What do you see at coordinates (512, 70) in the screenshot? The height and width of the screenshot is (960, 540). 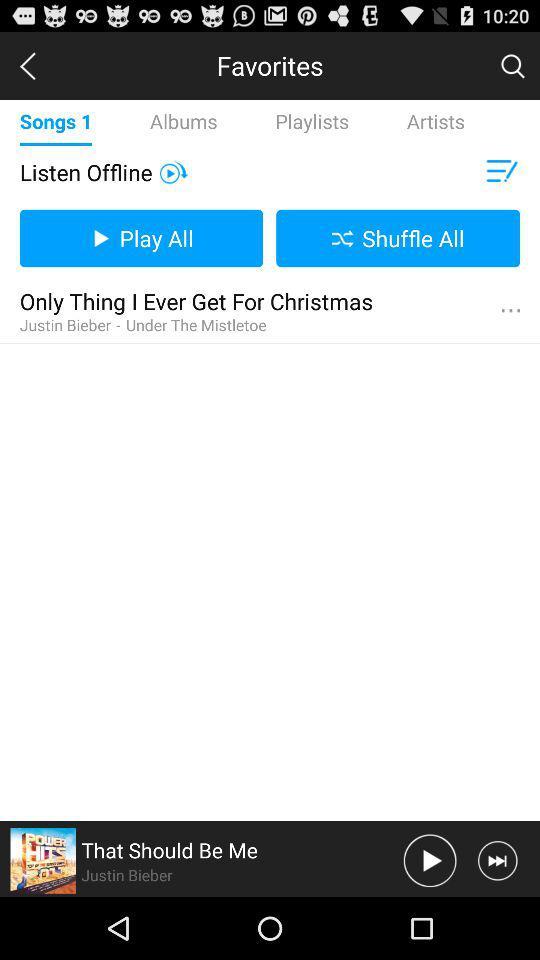 I see `the search icon` at bounding box center [512, 70].